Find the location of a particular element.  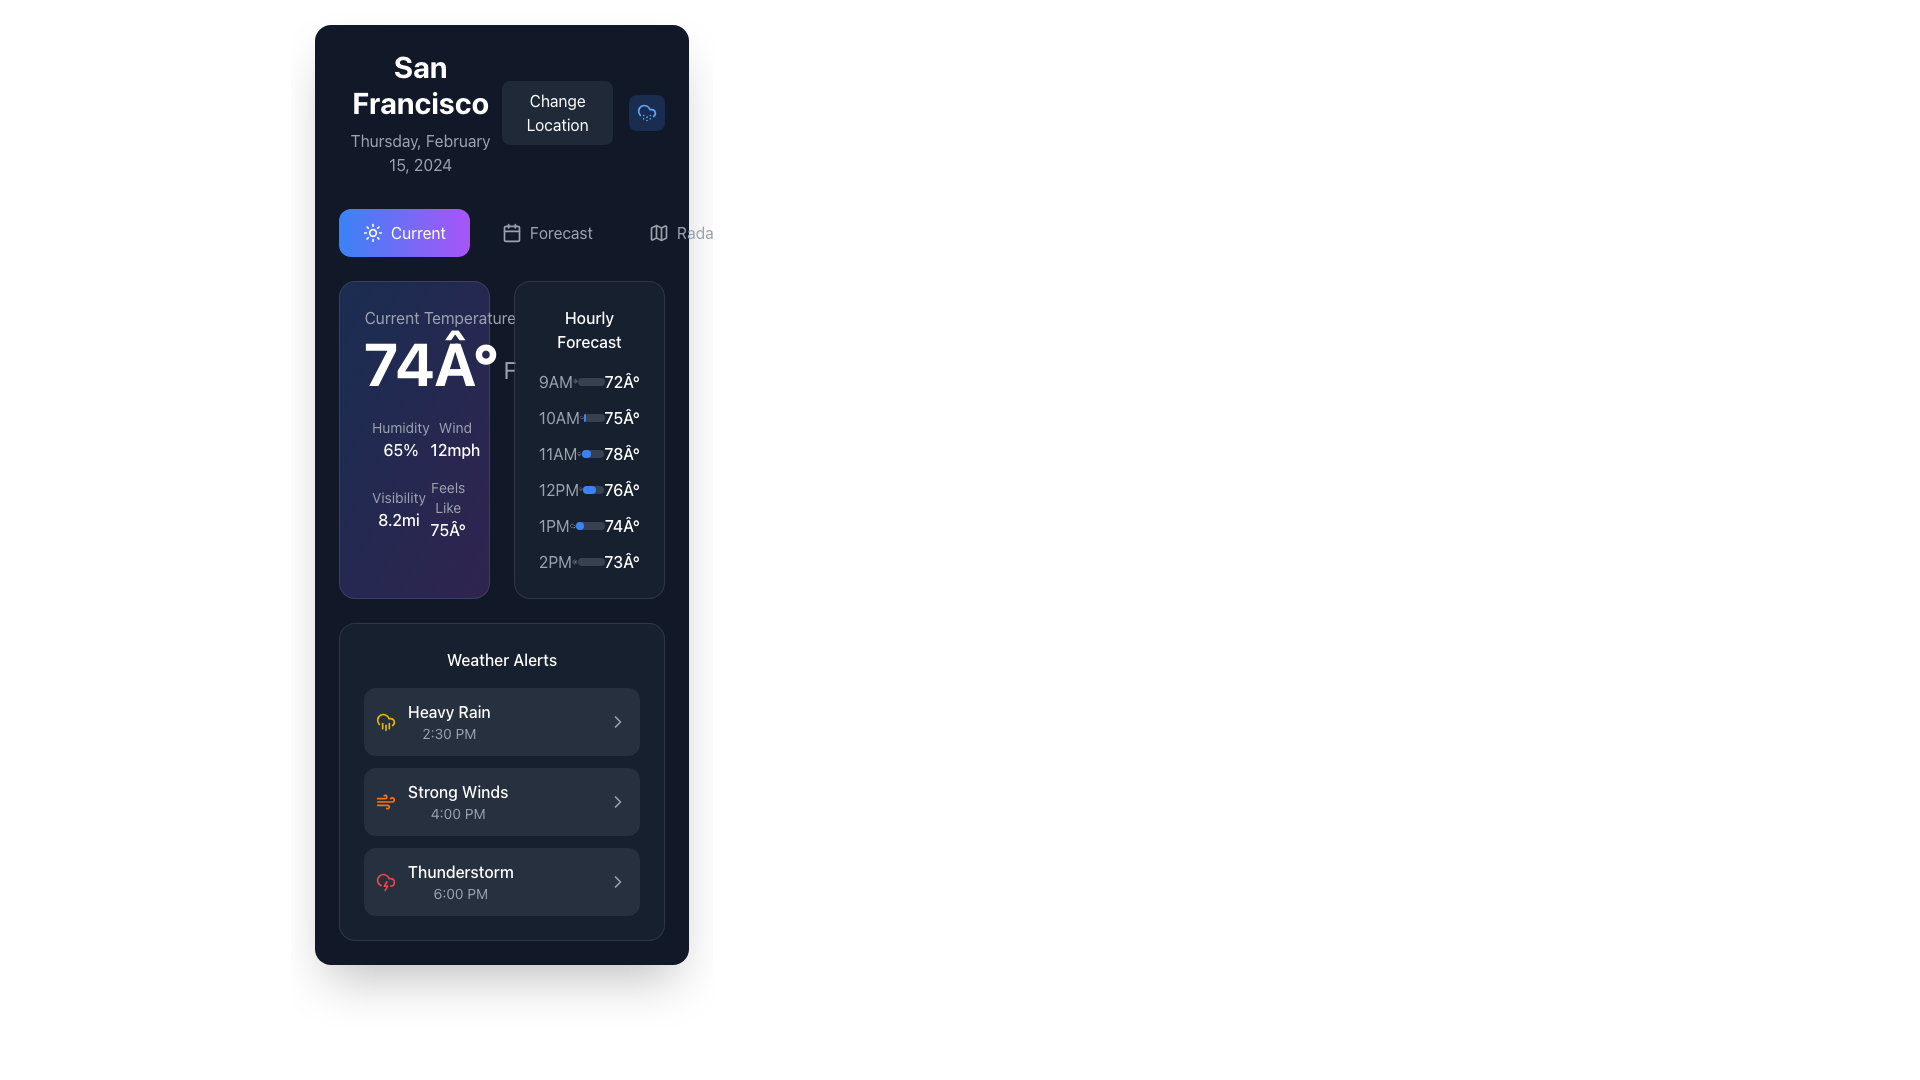

the static text element displaying the timestamp for the 'Strong Winds' weather alert, which is located below the 'Strong Winds' label in the weather alerts section is located at coordinates (457, 813).